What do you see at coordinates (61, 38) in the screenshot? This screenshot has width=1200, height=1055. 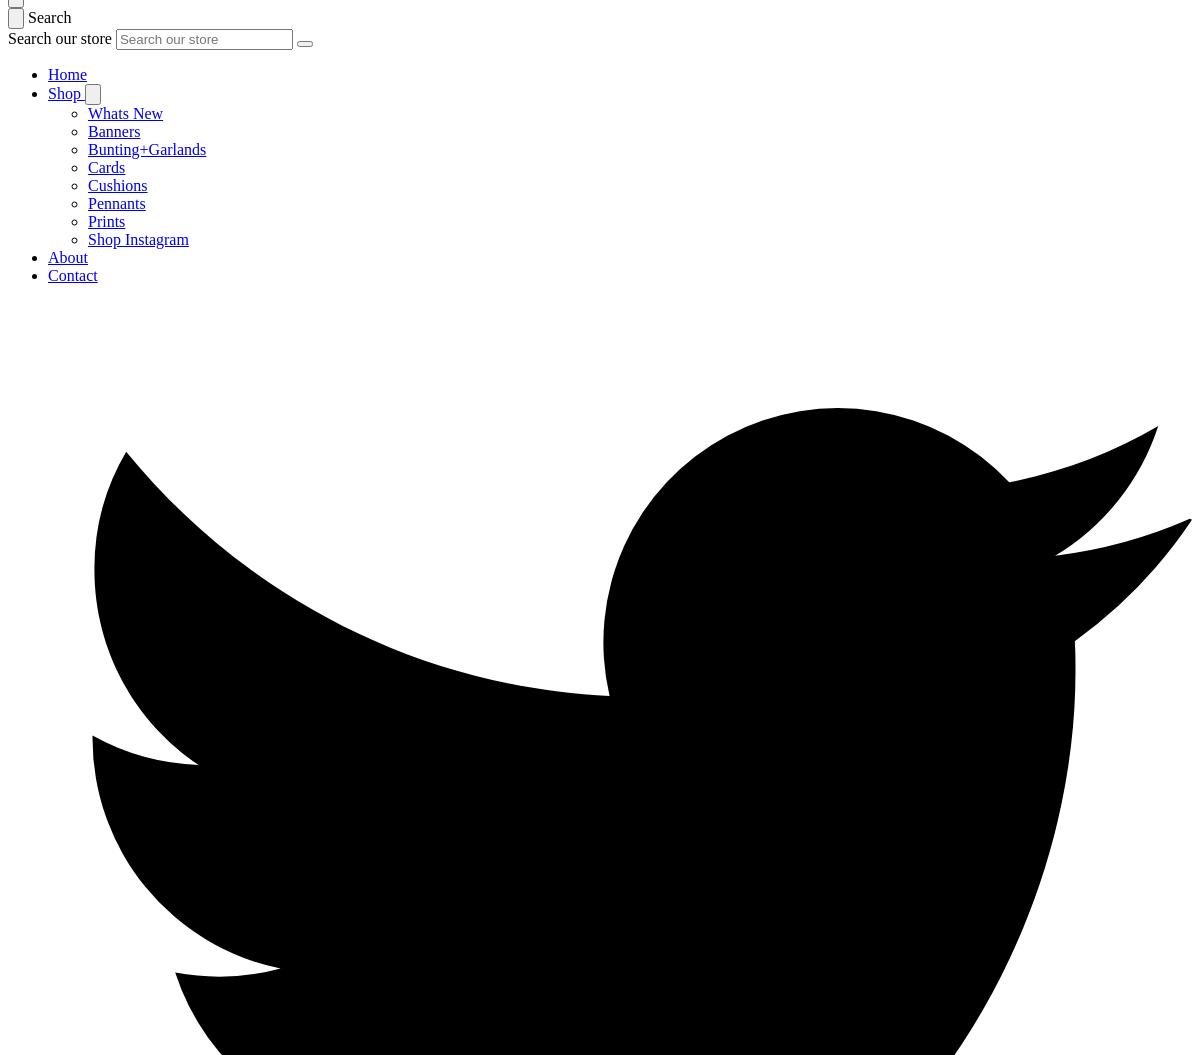 I see `'Search our store'` at bounding box center [61, 38].